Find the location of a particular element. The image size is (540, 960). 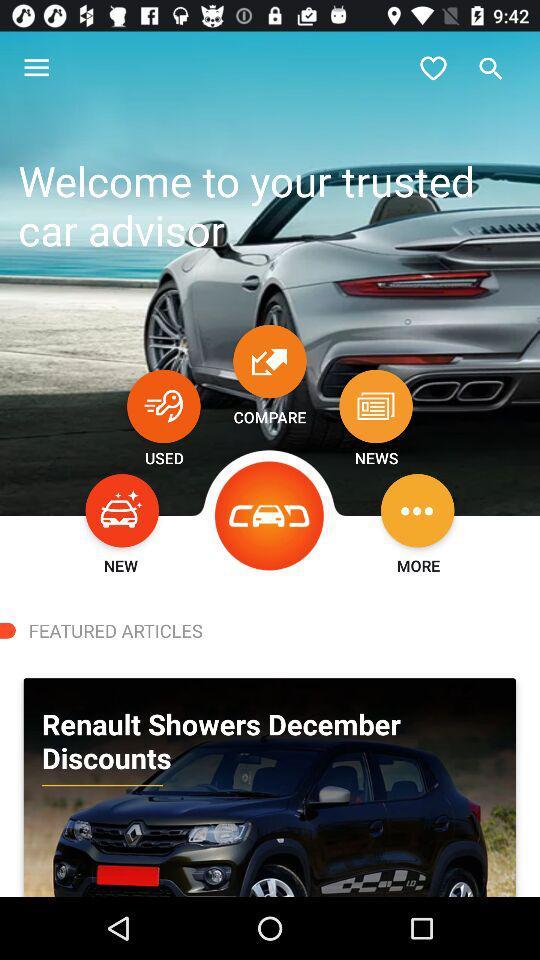

the item above the new icon is located at coordinates (122, 509).